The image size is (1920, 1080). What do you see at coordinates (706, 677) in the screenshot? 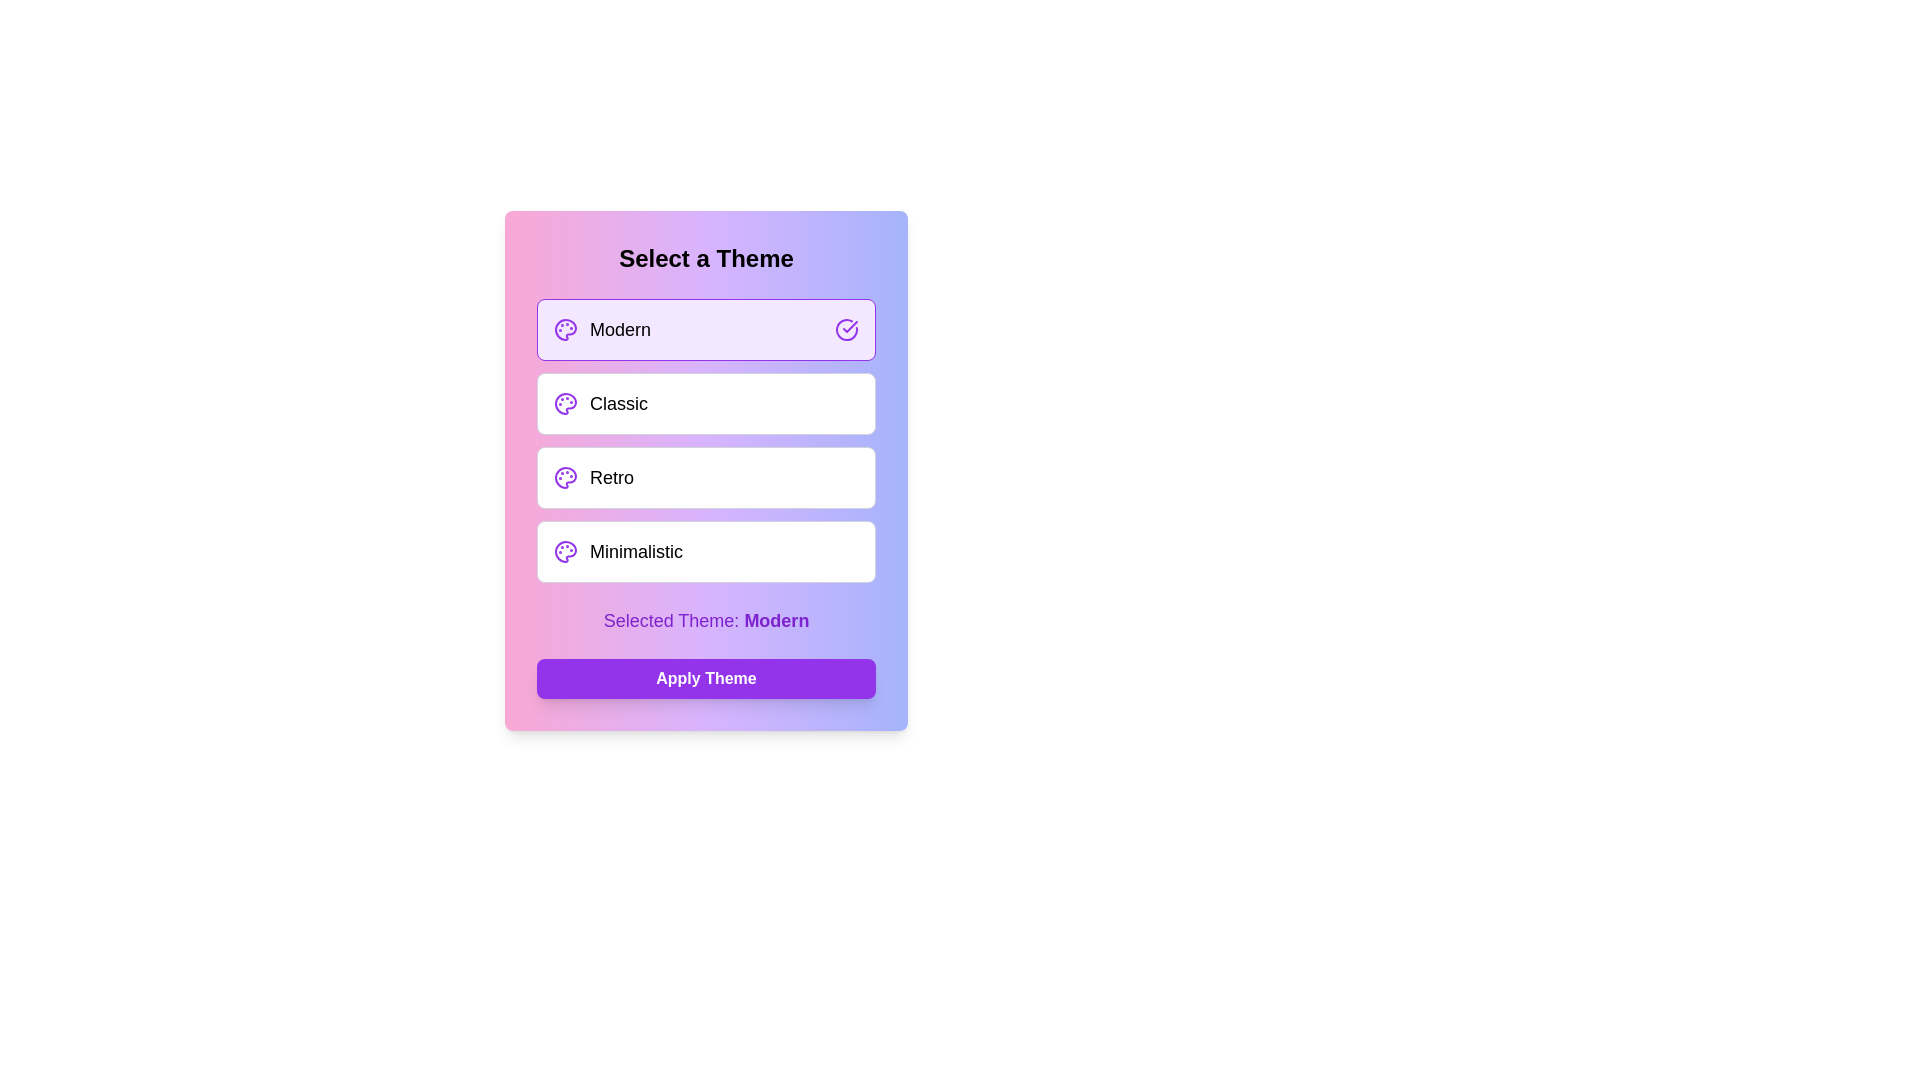
I see `the button located directly below the text 'Selected Theme: Modern' to apply the selected theme` at bounding box center [706, 677].